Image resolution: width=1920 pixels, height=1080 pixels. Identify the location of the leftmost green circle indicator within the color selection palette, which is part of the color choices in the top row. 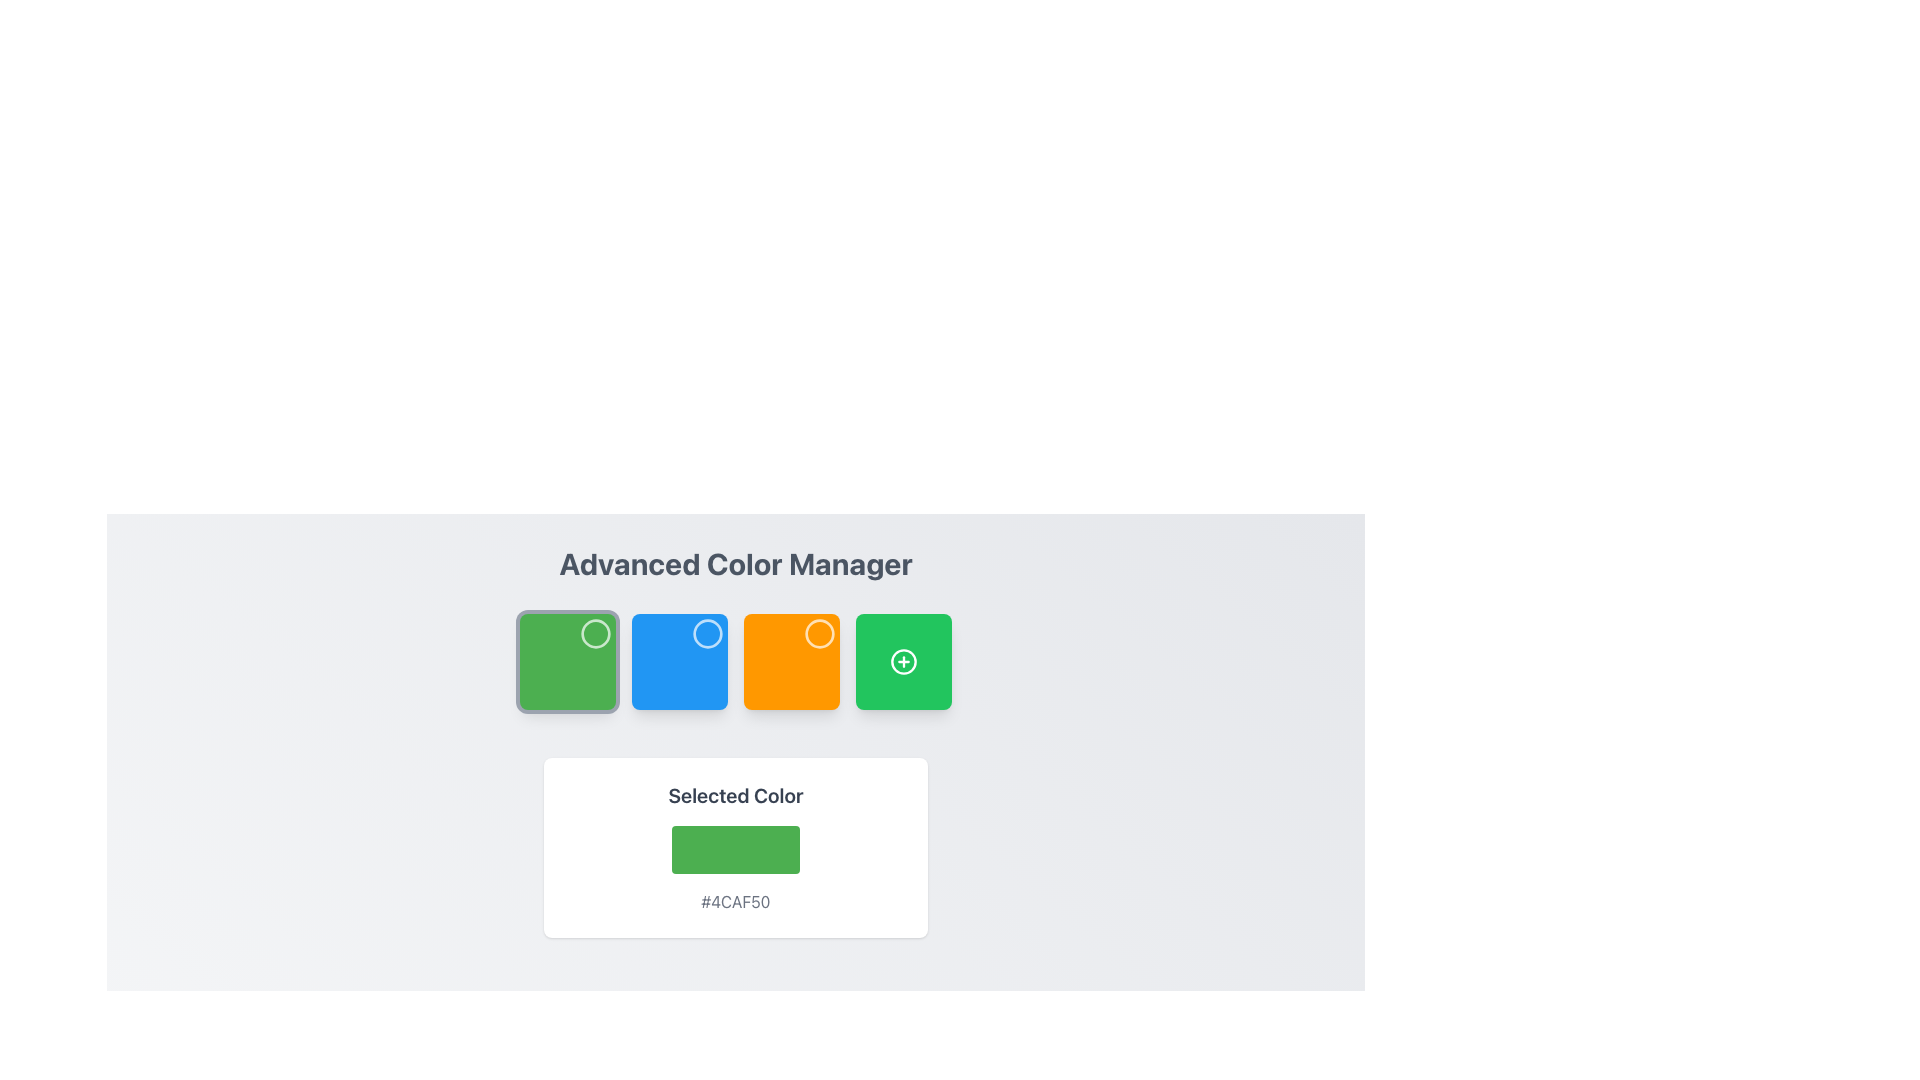
(594, 633).